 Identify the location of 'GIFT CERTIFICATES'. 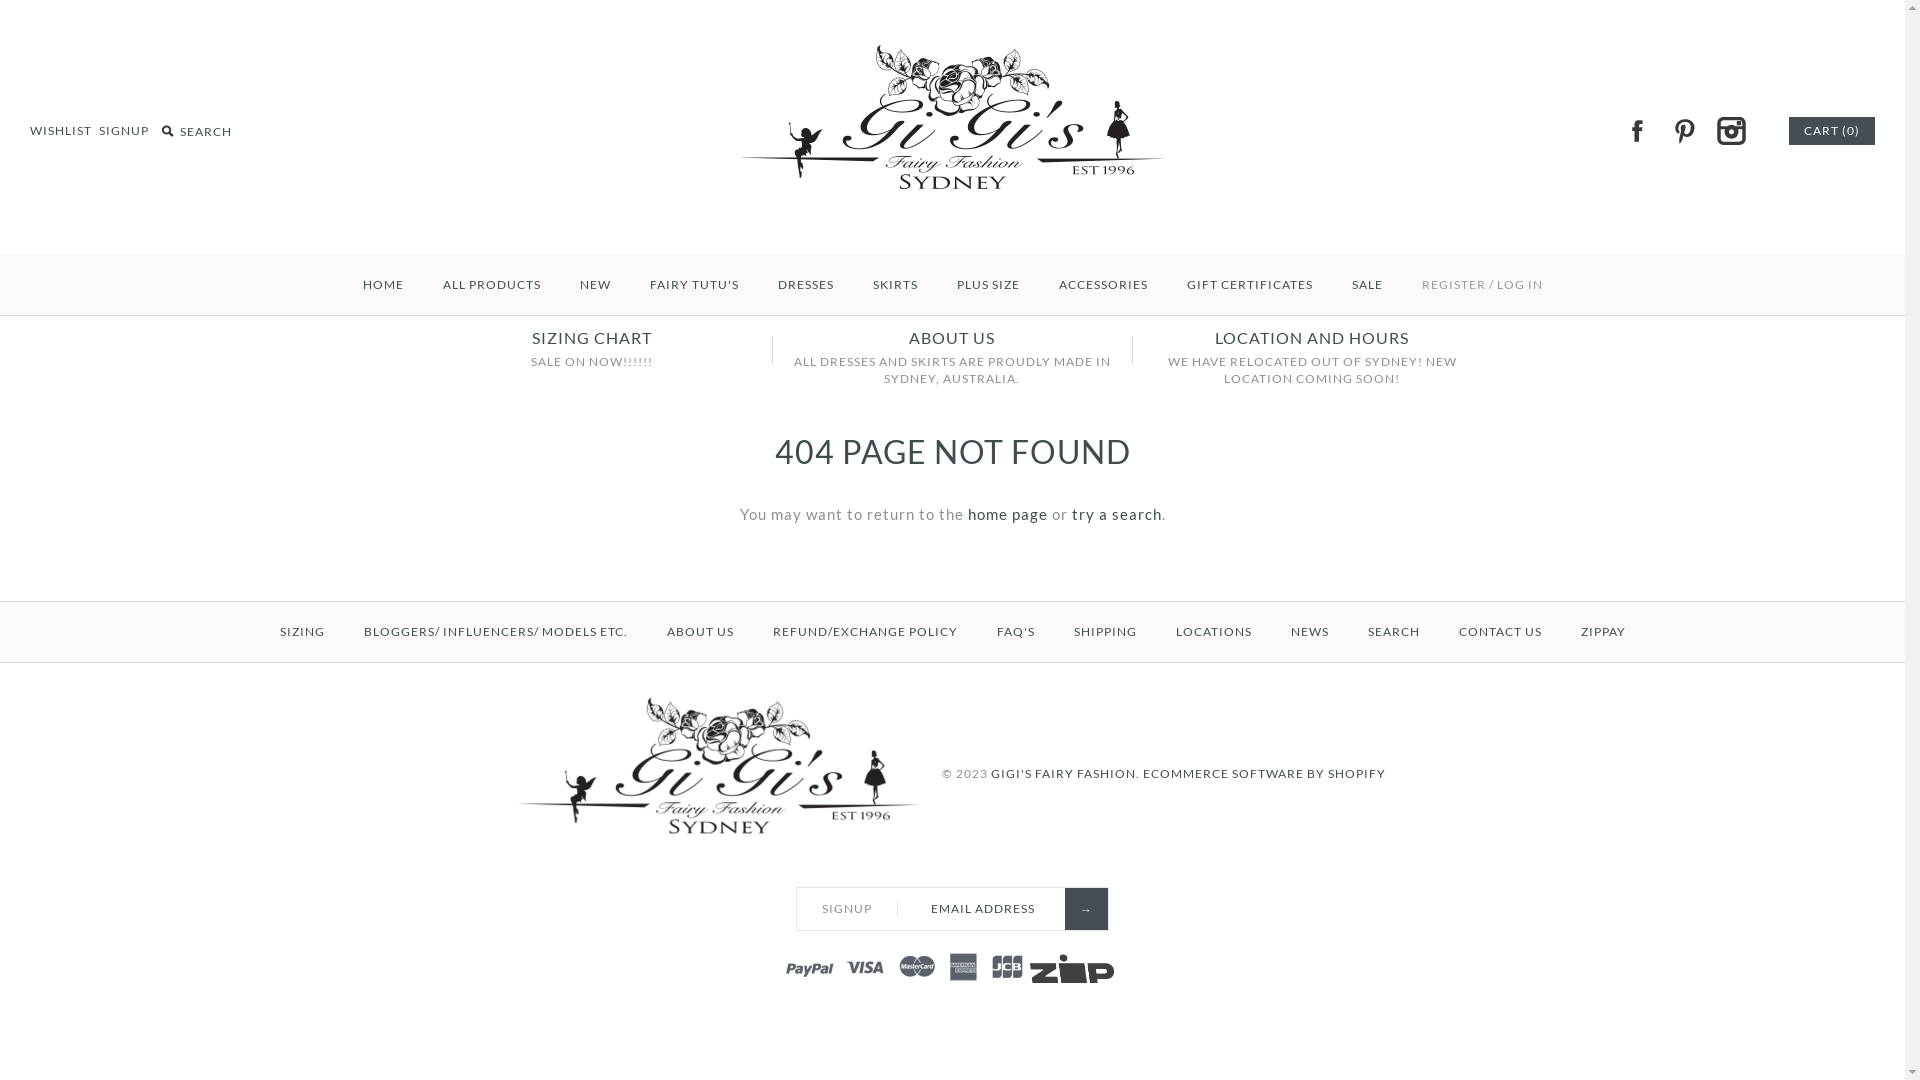
(1247, 285).